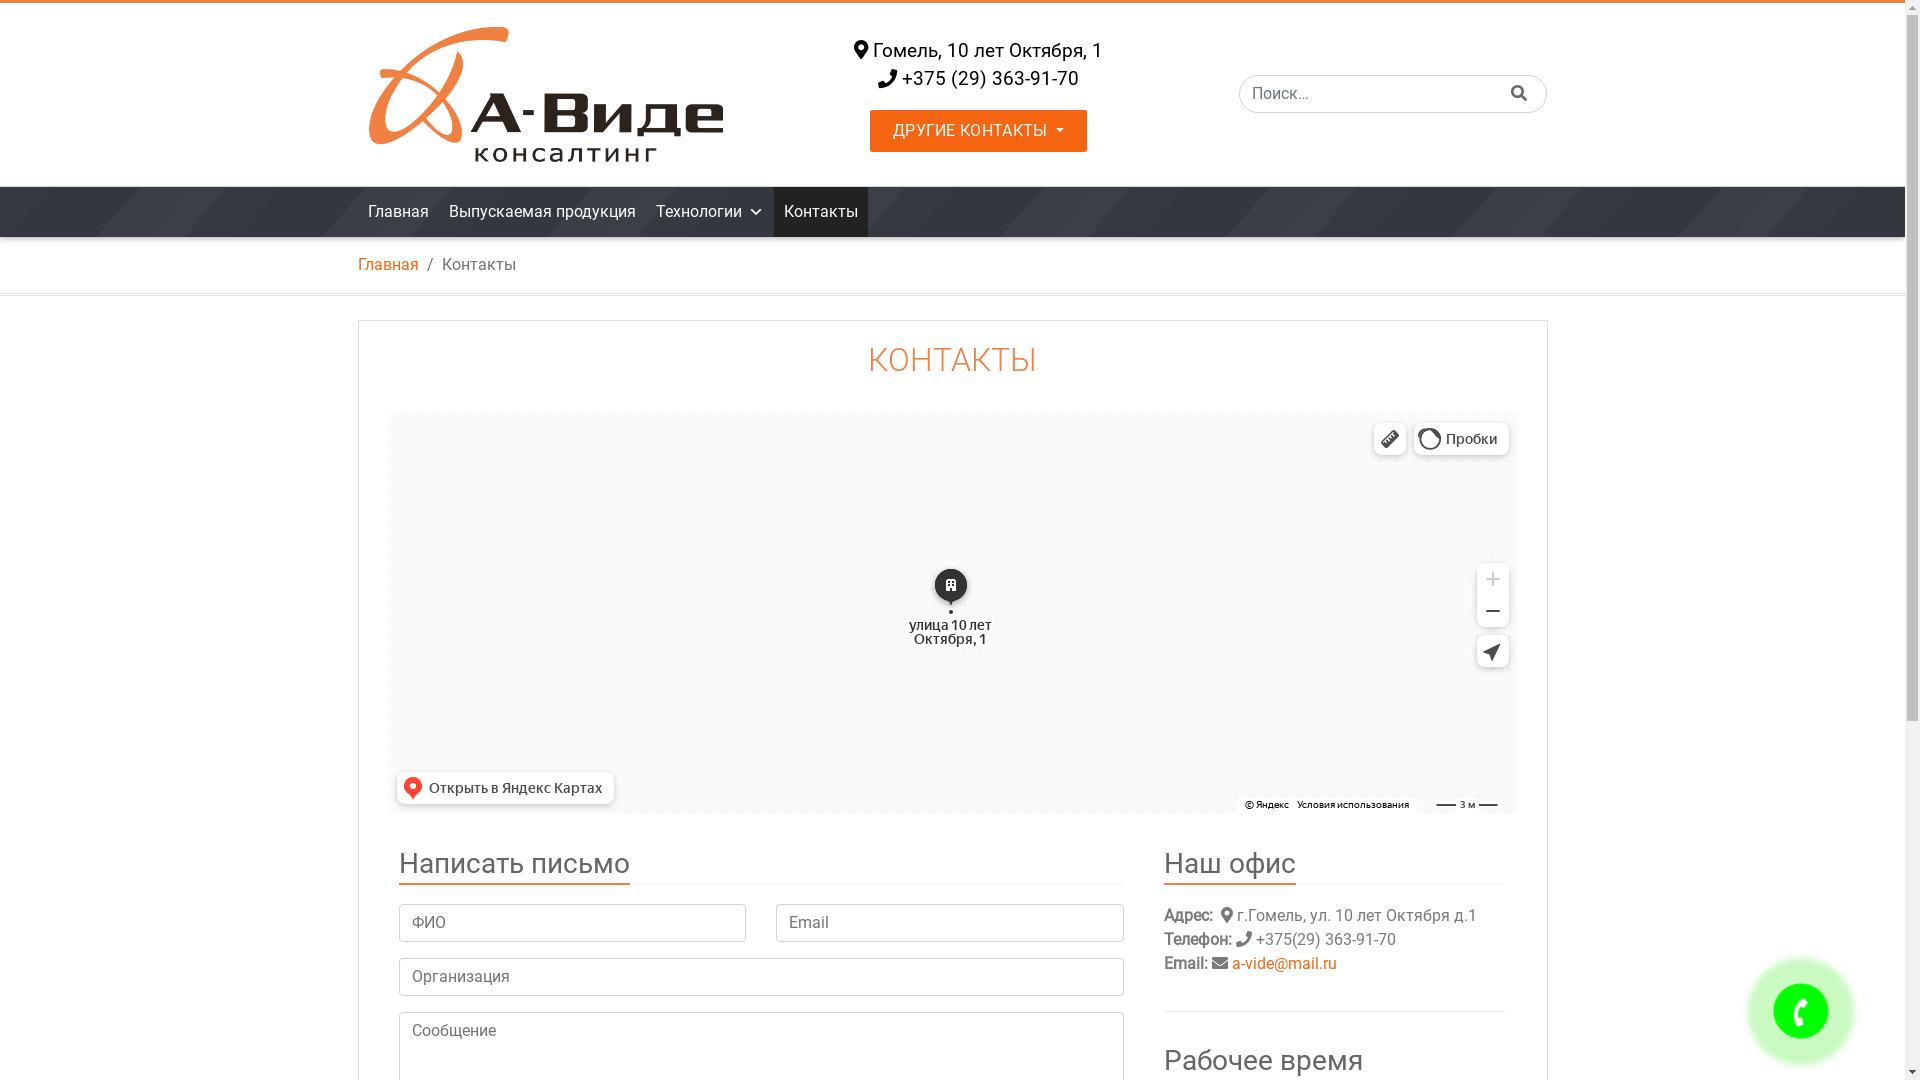  I want to click on 'a-vide@mail.ru', so click(1231, 962).